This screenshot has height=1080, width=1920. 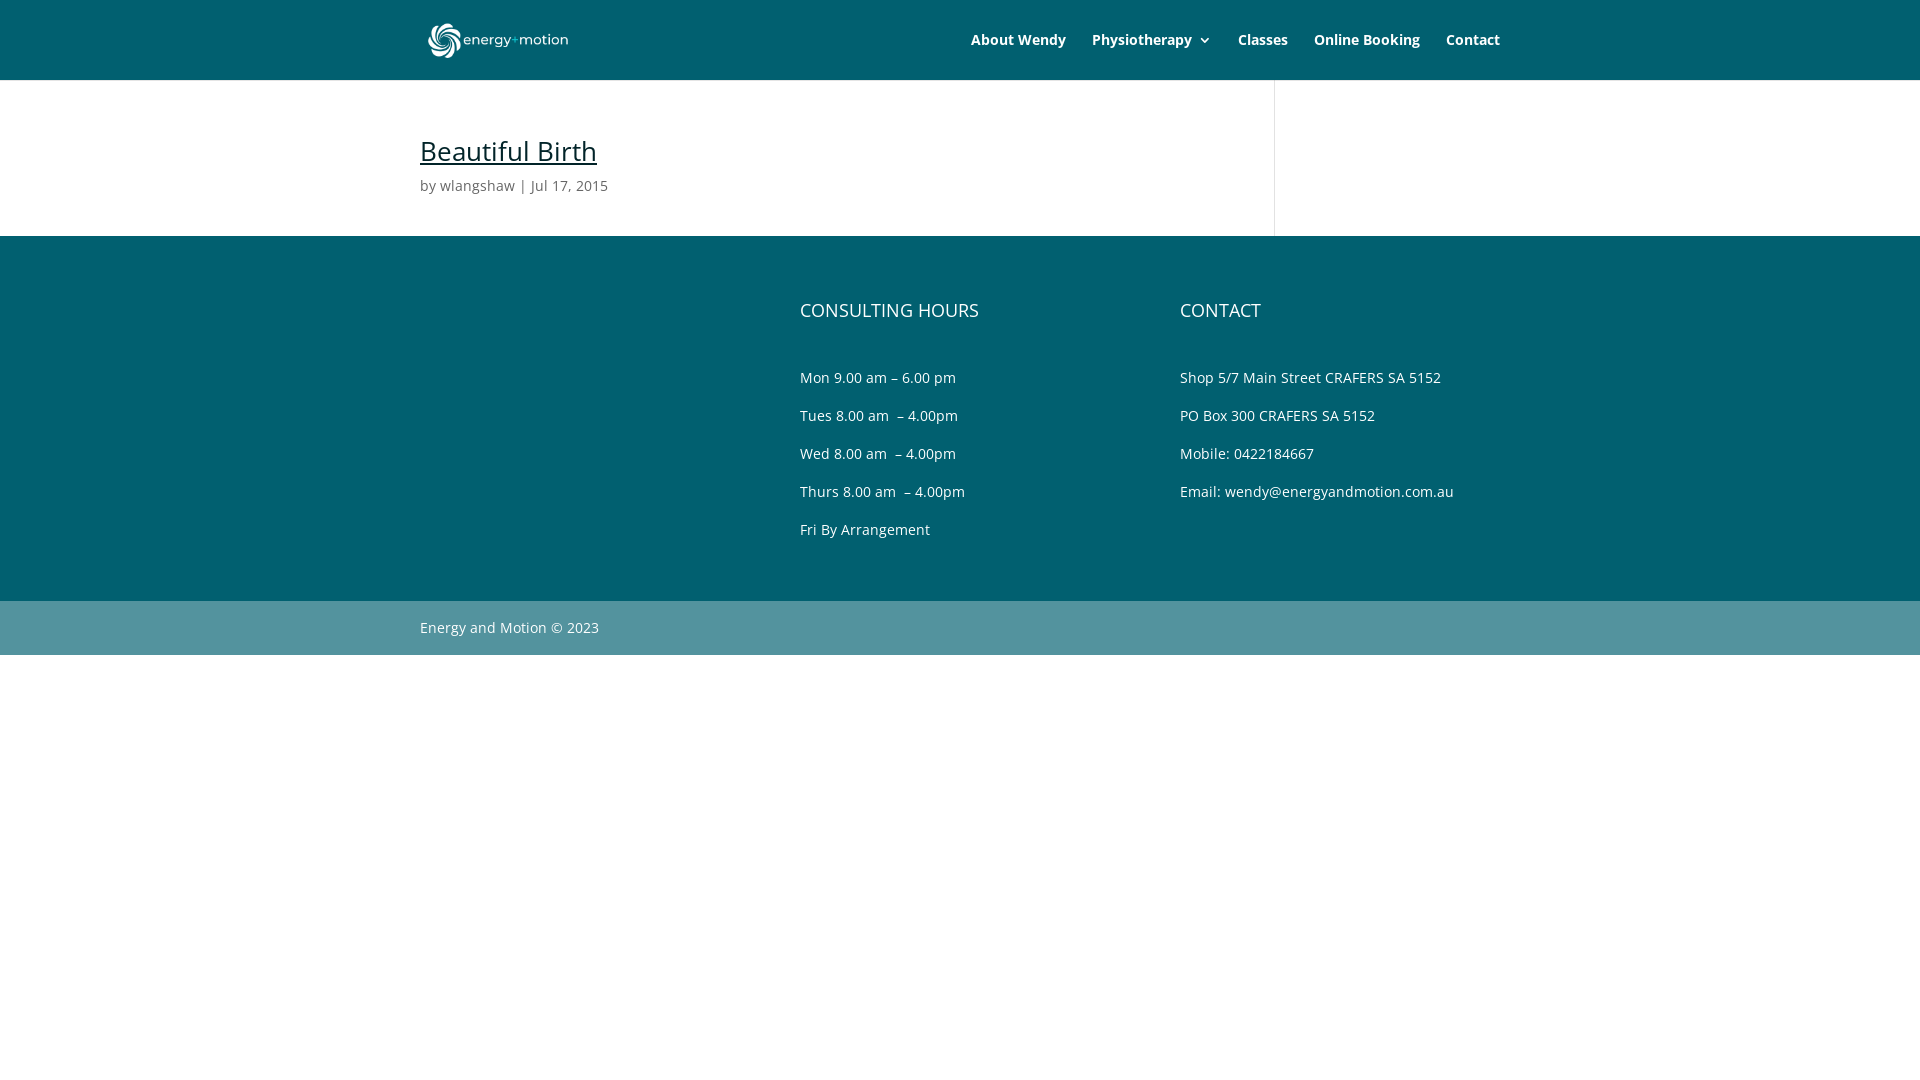 What do you see at coordinates (508, 149) in the screenshot?
I see `'Beautiful Birth'` at bounding box center [508, 149].